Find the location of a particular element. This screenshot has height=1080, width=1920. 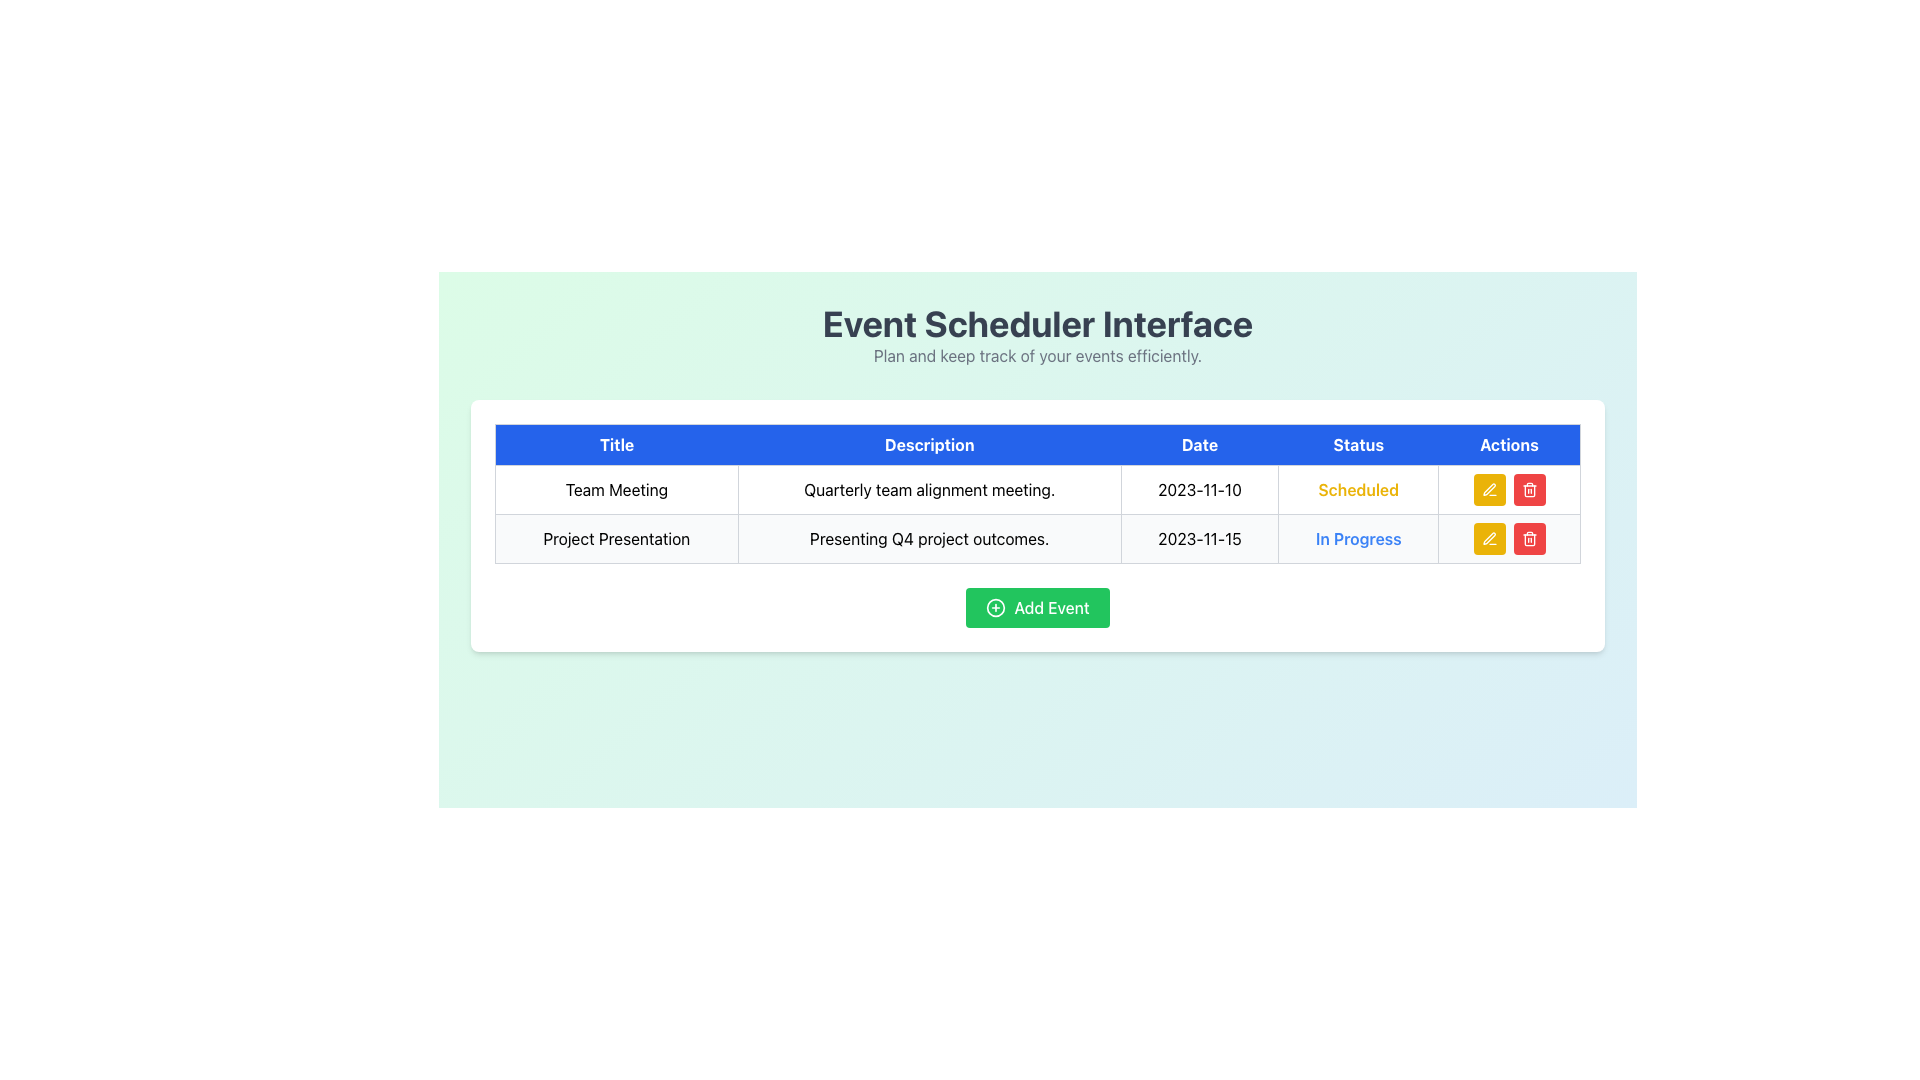

the green rectangular button labeled 'Add Event' with rounded corners is located at coordinates (1037, 607).